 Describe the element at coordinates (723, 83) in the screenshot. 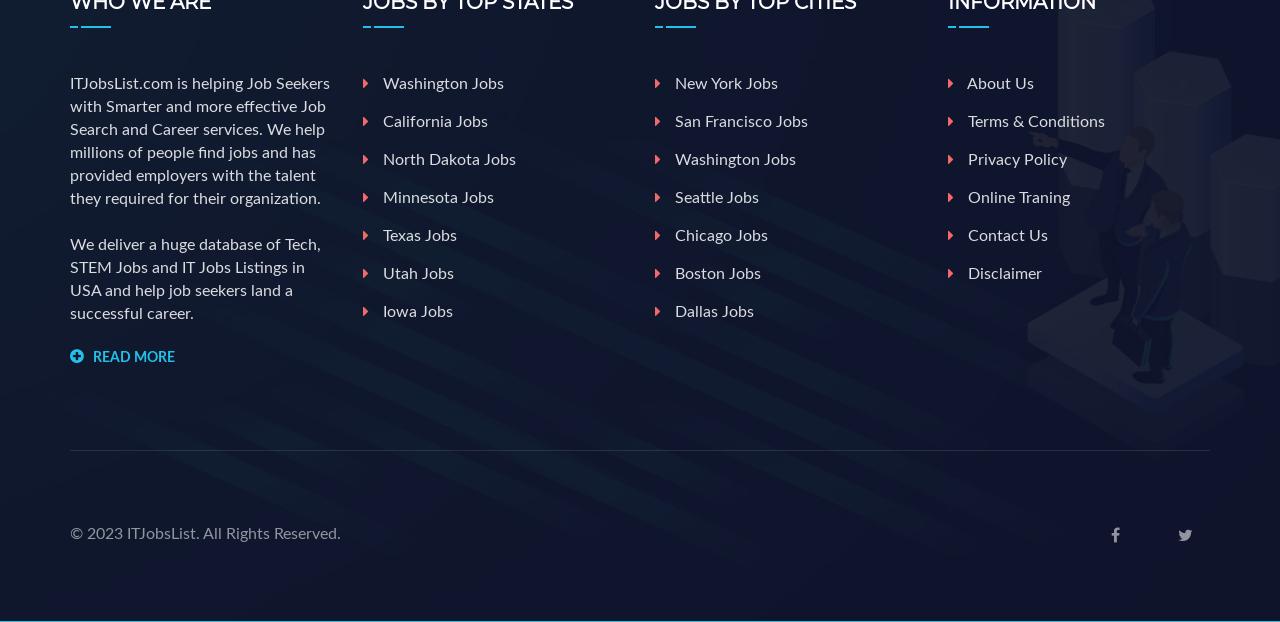

I see `'New york jobs'` at that location.